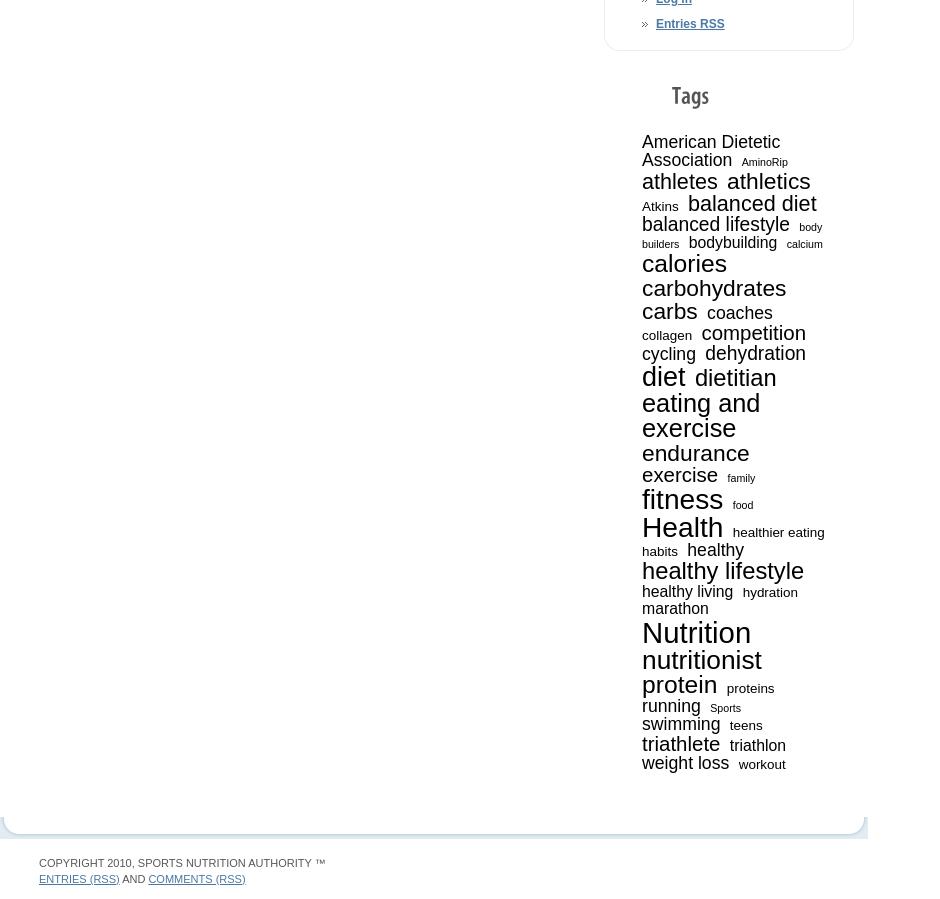  What do you see at coordinates (725, 687) in the screenshot?
I see `'proteins'` at bounding box center [725, 687].